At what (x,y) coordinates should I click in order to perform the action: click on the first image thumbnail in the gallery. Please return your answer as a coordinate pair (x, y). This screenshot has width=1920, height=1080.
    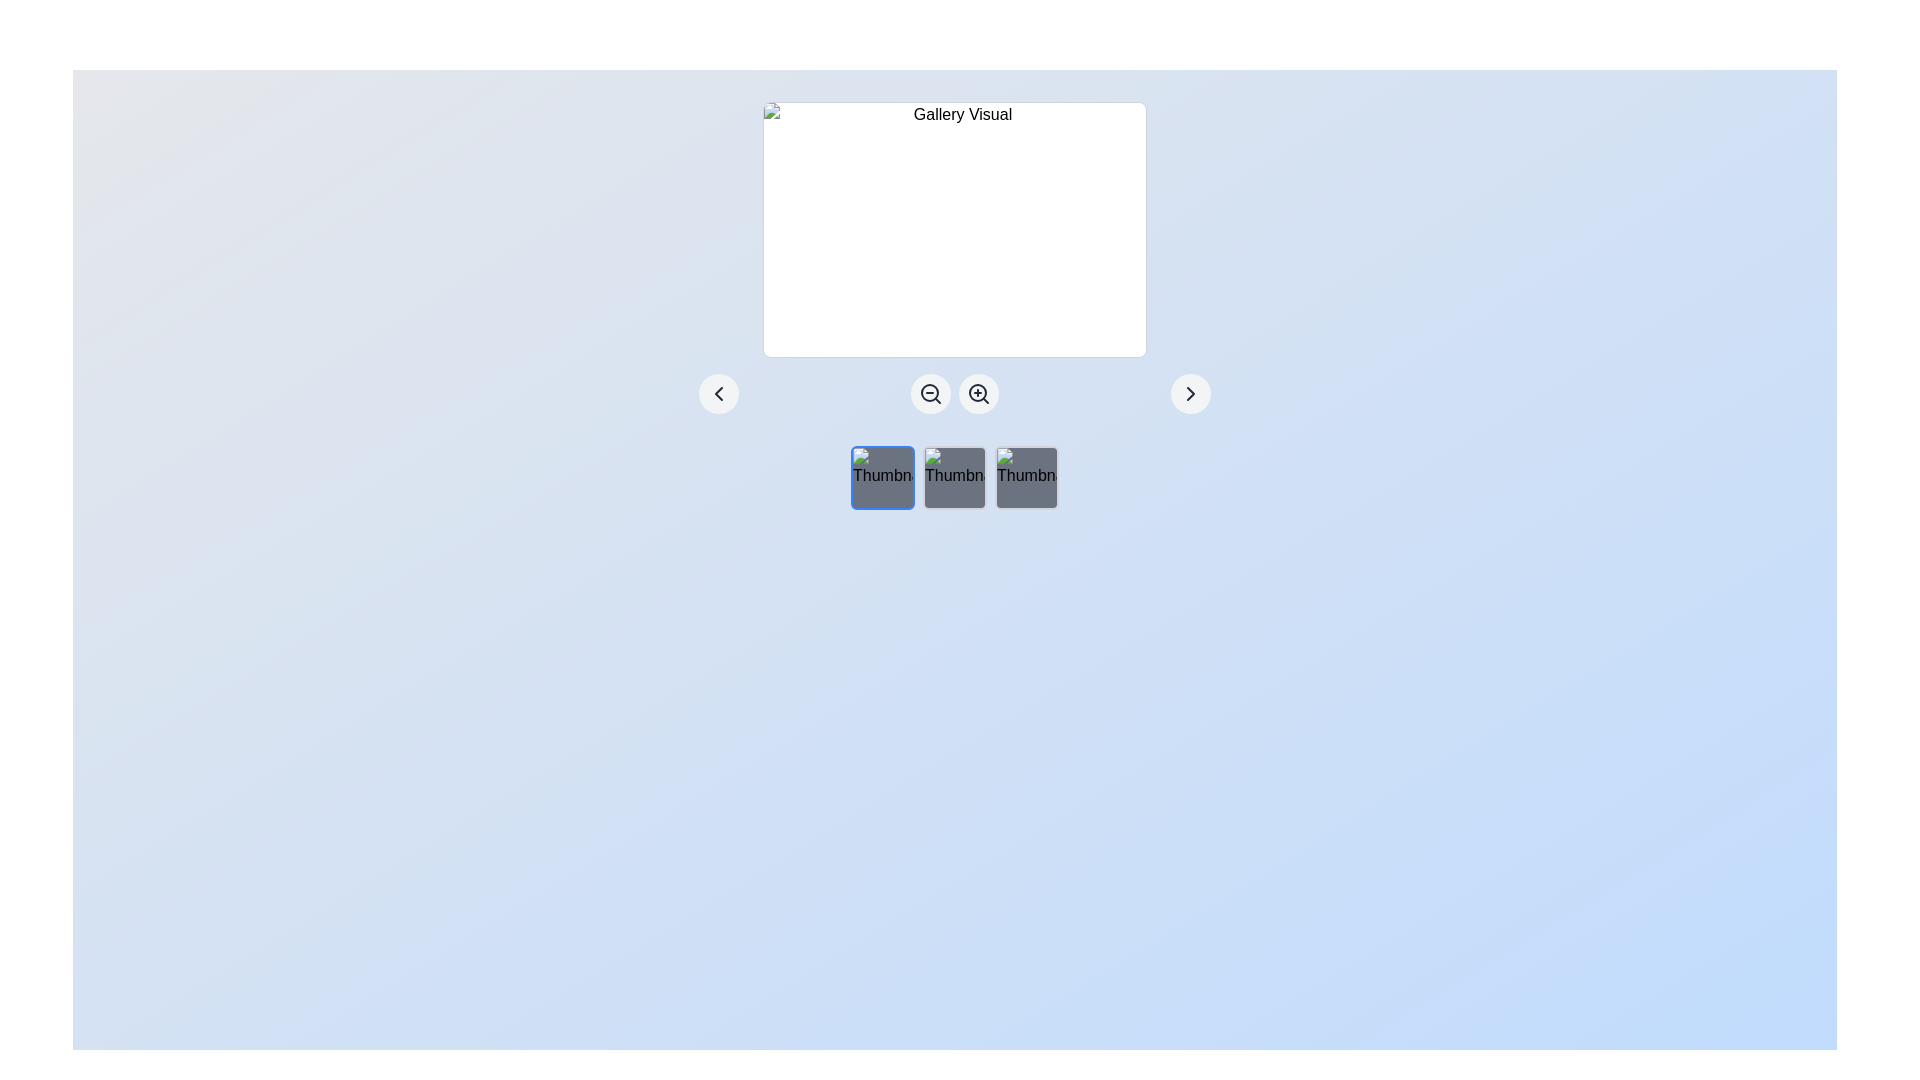
    Looking at the image, I should click on (882, 478).